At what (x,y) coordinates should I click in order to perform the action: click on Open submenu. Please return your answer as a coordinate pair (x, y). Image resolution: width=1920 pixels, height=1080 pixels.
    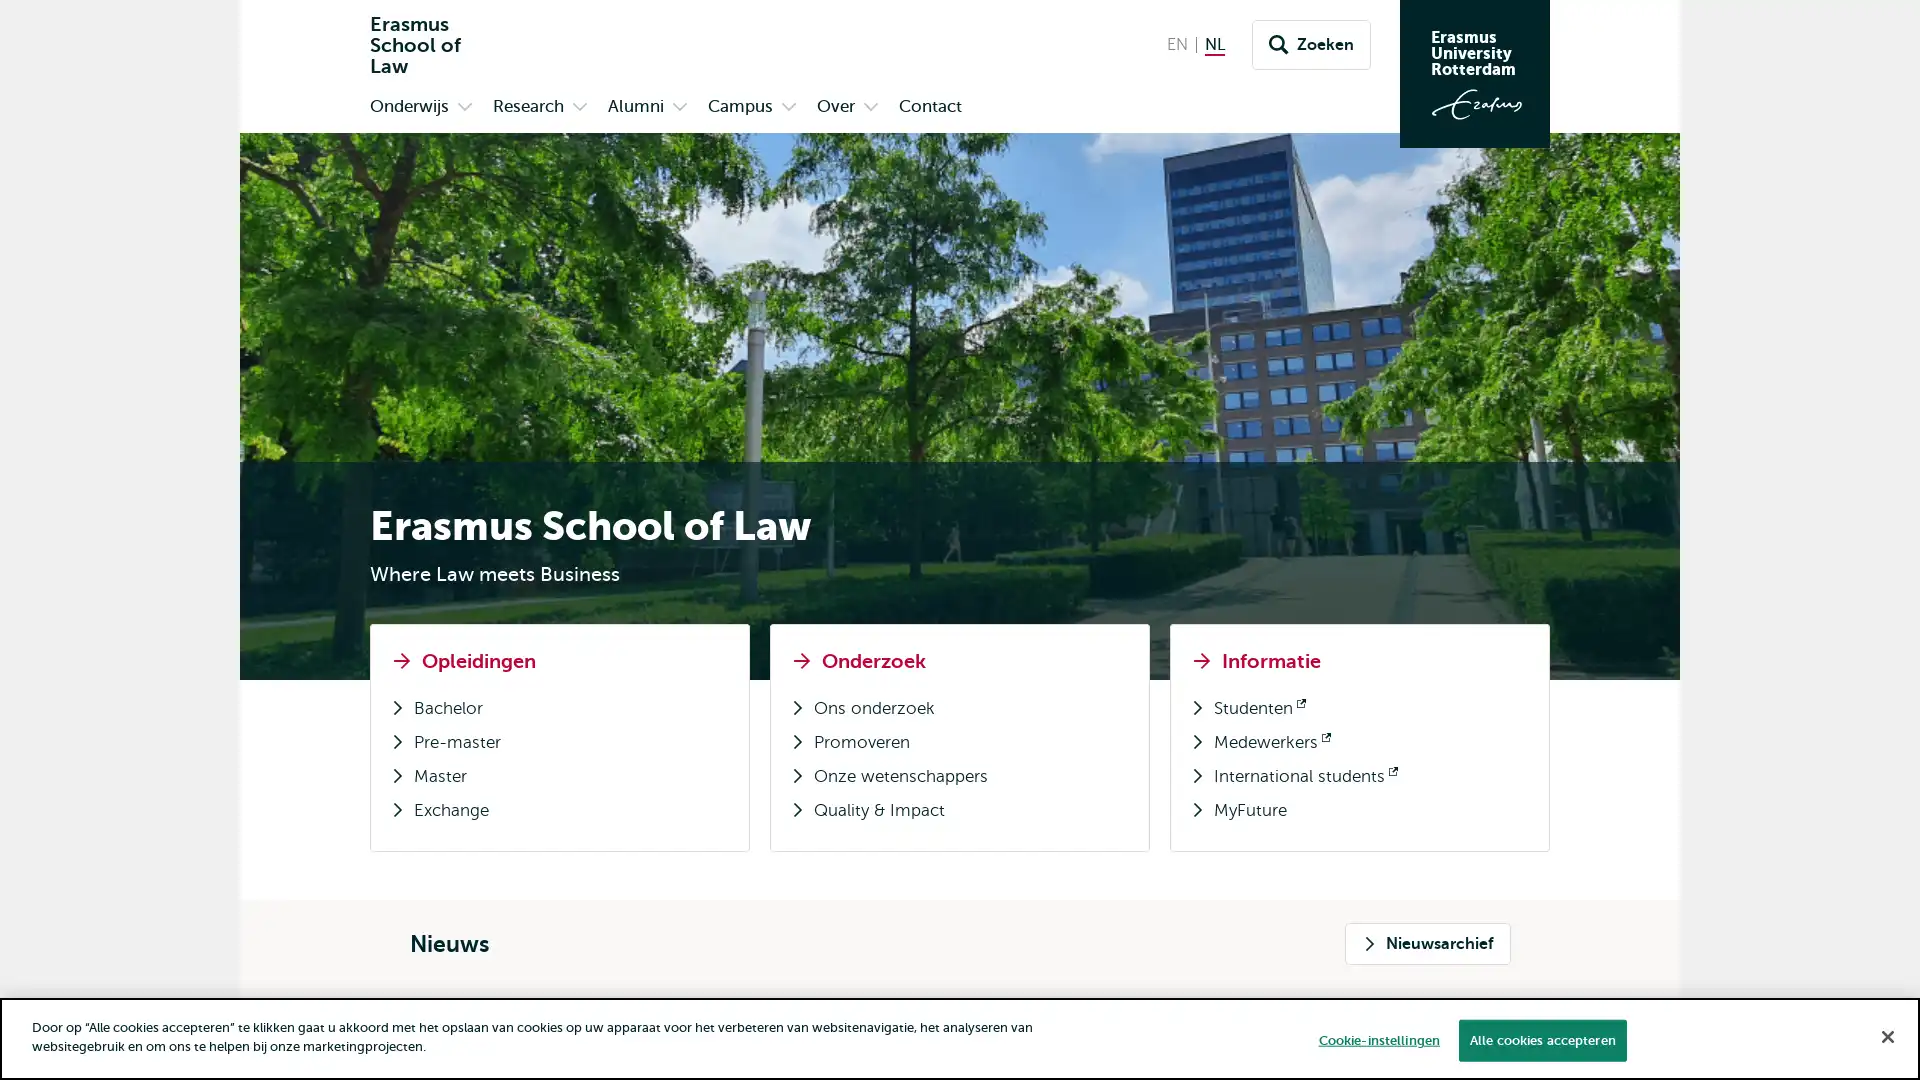
    Looking at the image, I should click on (464, 108).